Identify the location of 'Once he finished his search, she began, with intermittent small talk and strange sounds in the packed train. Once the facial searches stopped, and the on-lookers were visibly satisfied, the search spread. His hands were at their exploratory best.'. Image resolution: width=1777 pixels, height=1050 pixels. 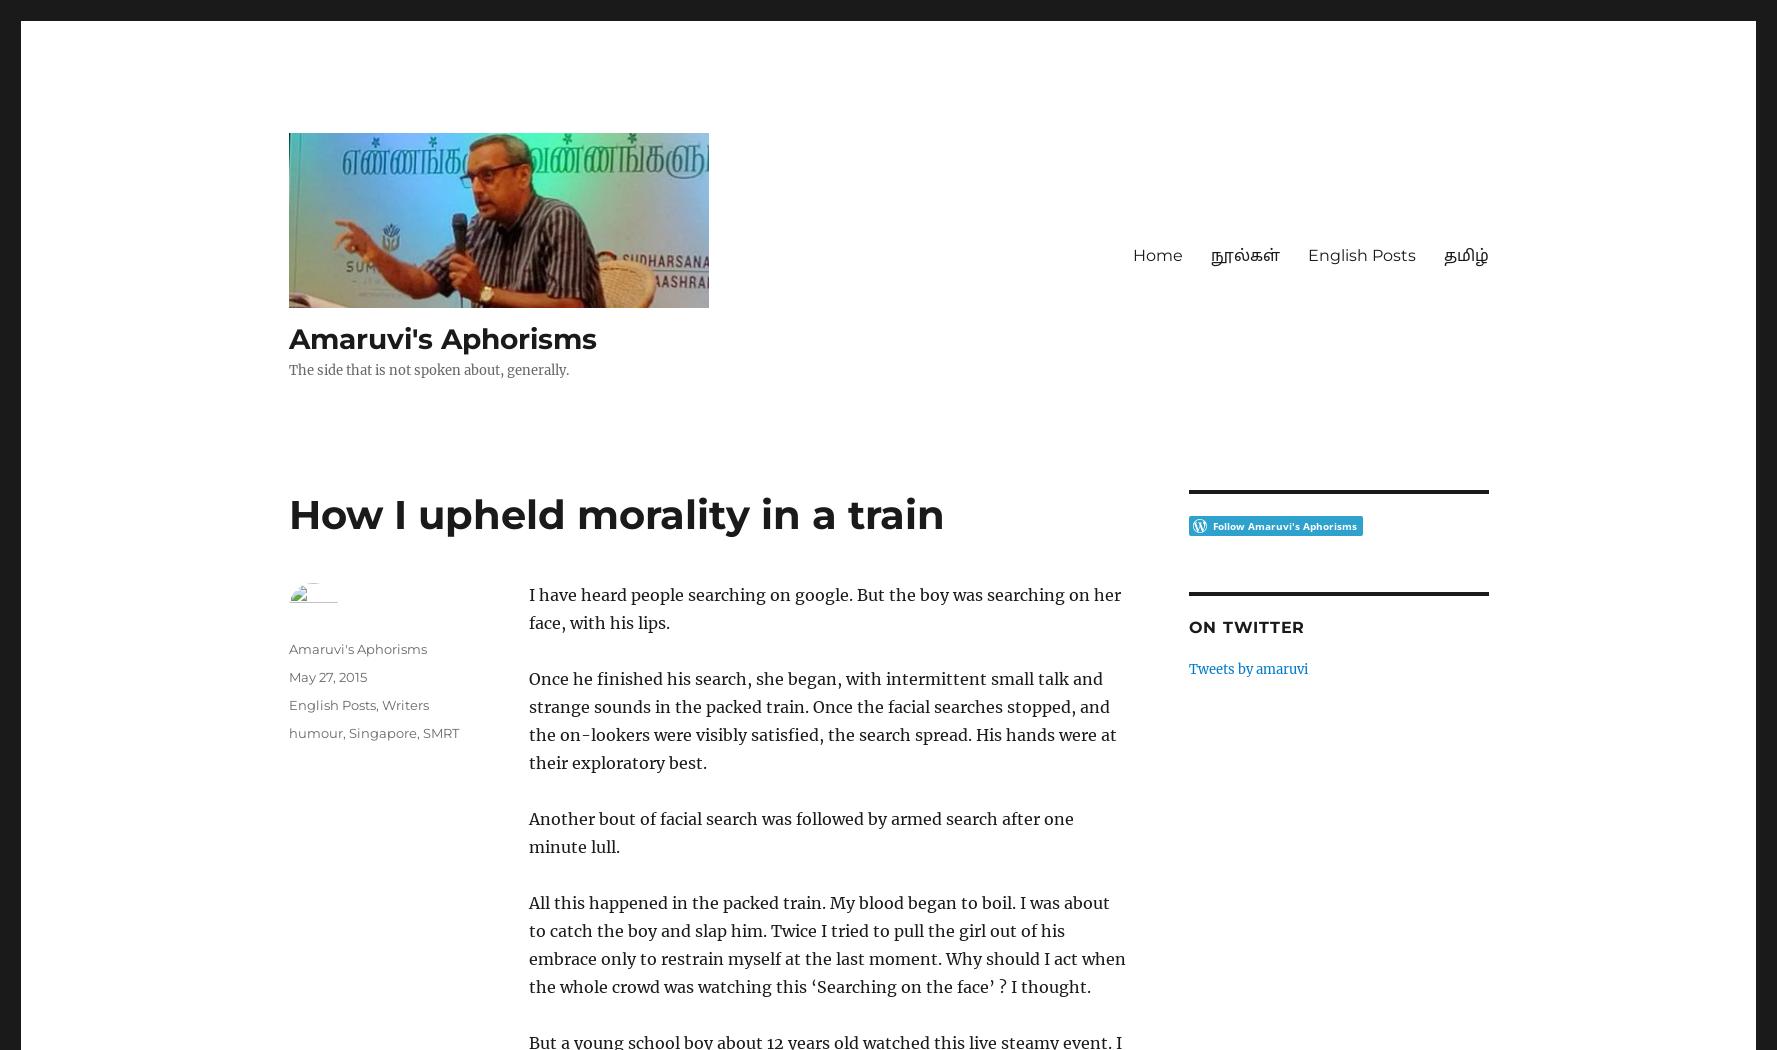
(527, 720).